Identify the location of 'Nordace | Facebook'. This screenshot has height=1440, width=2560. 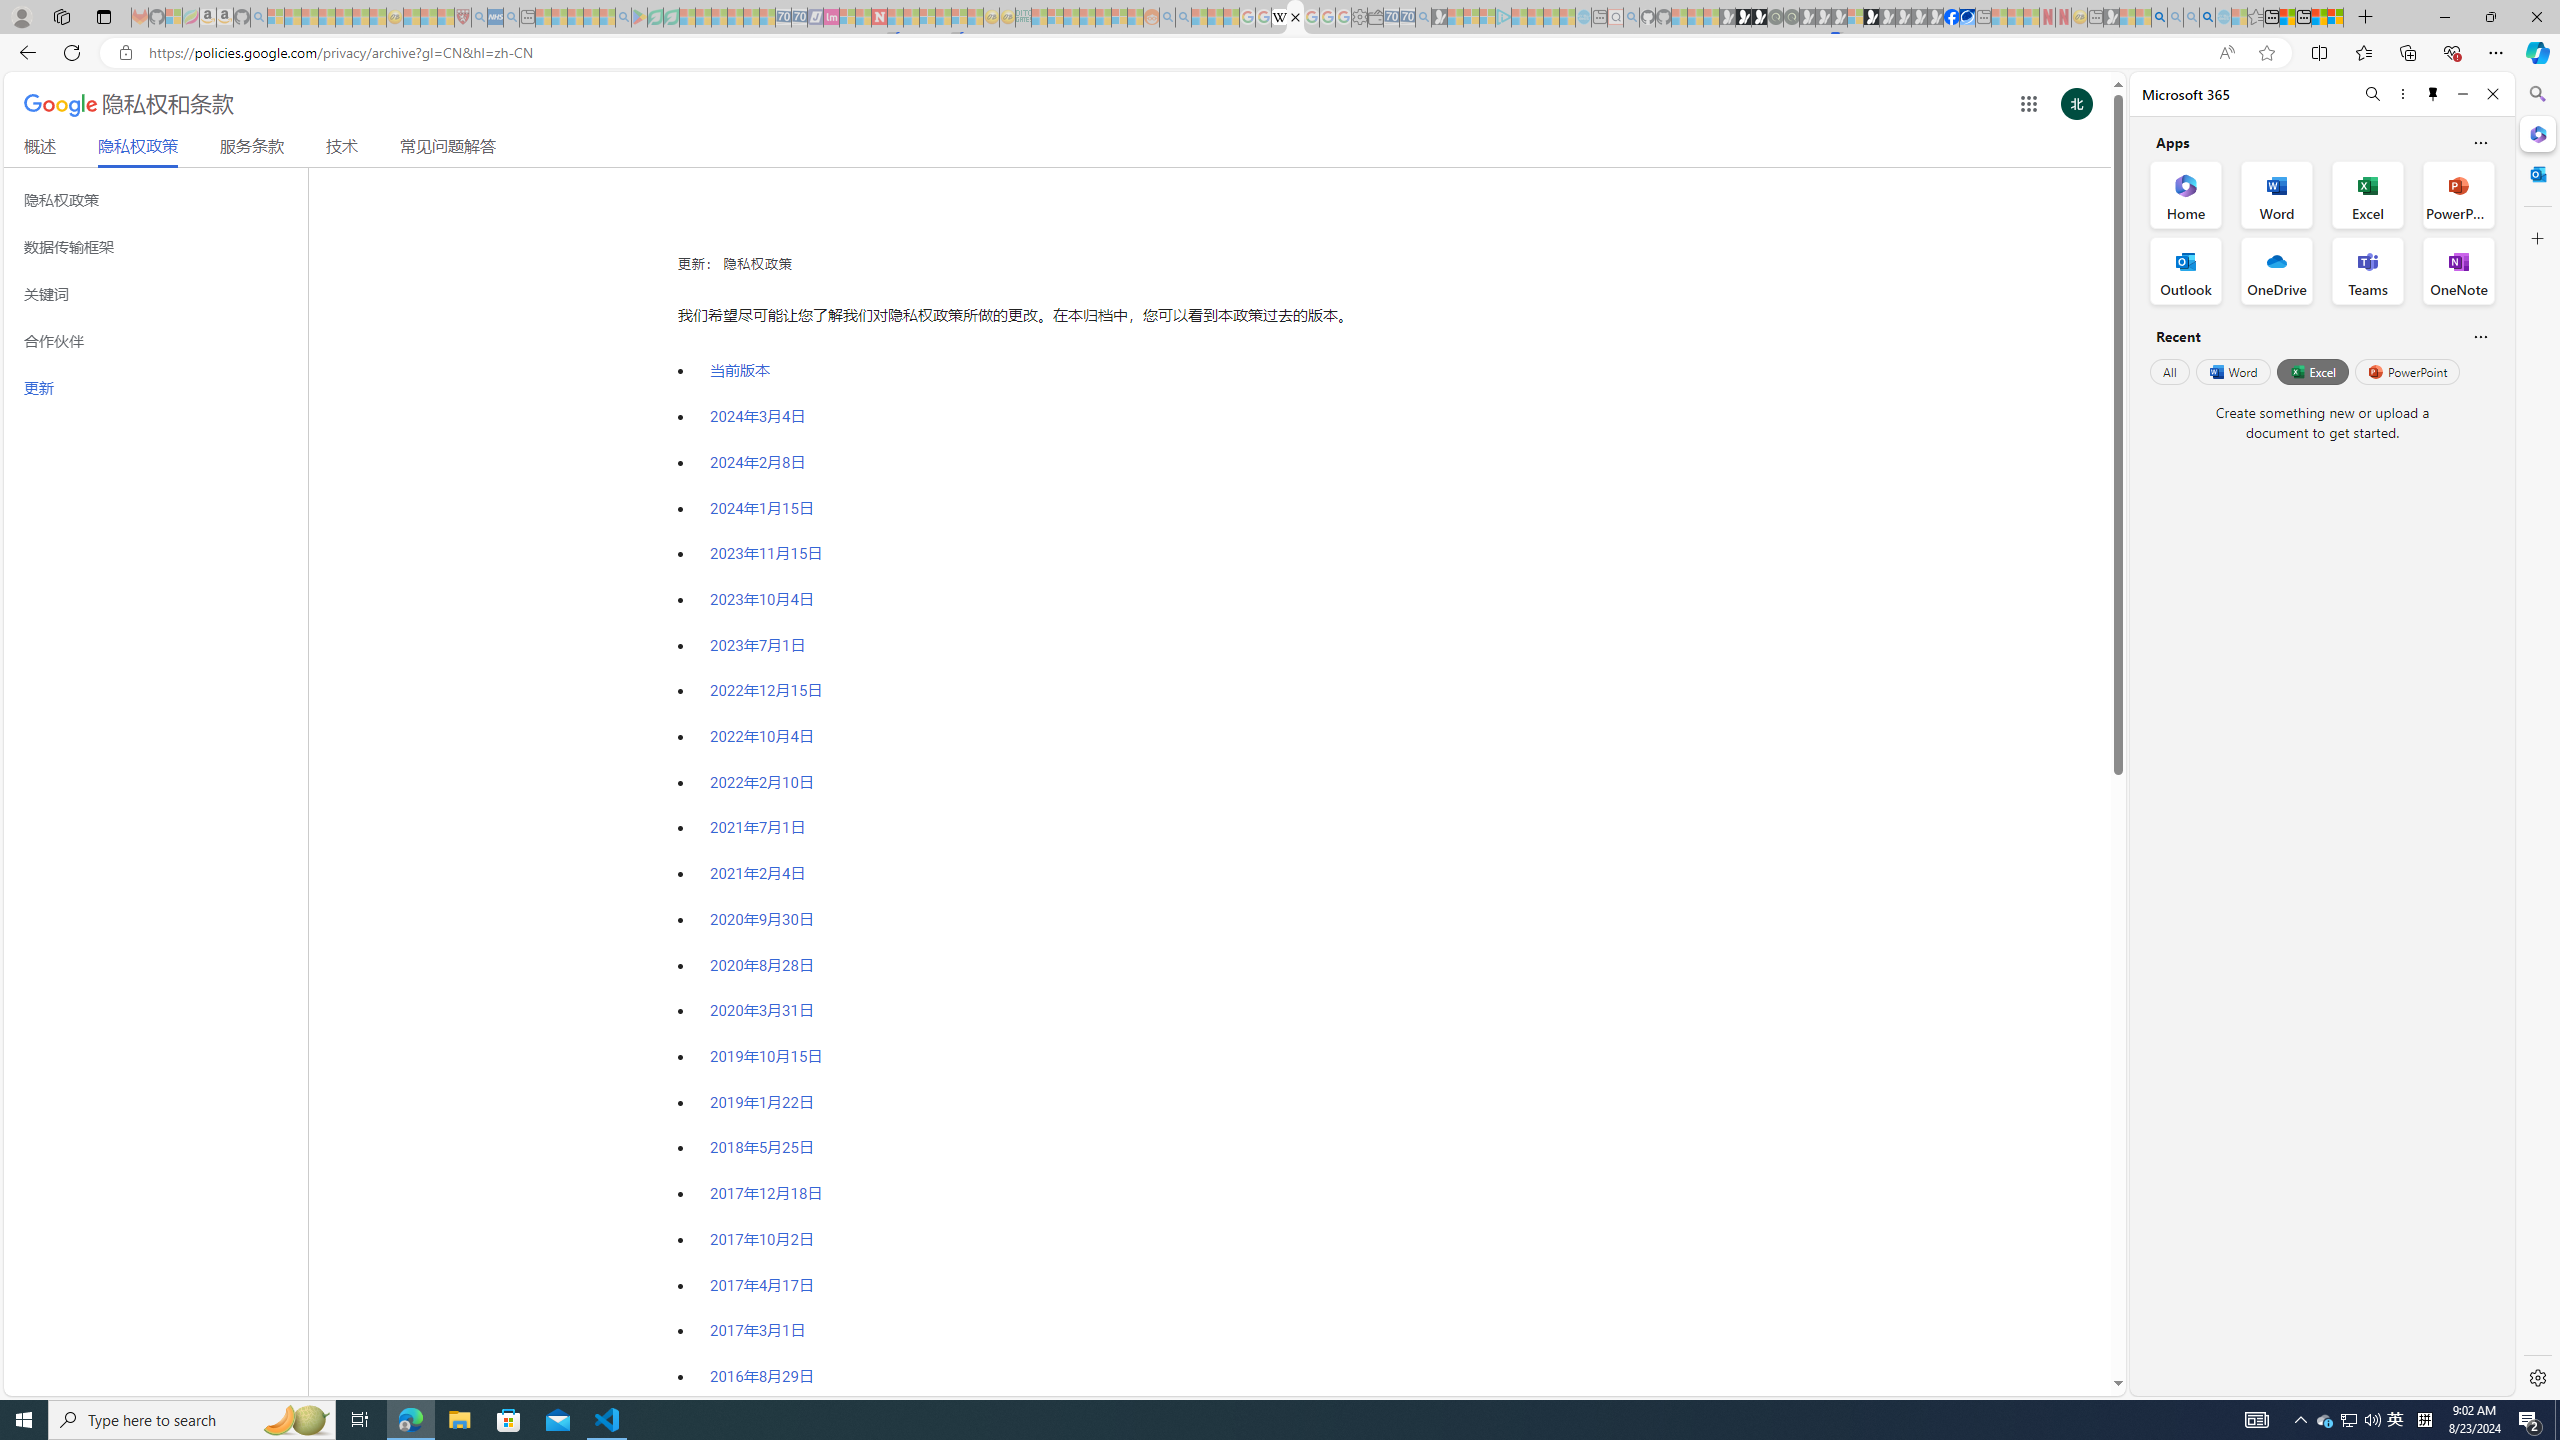
(1952, 16).